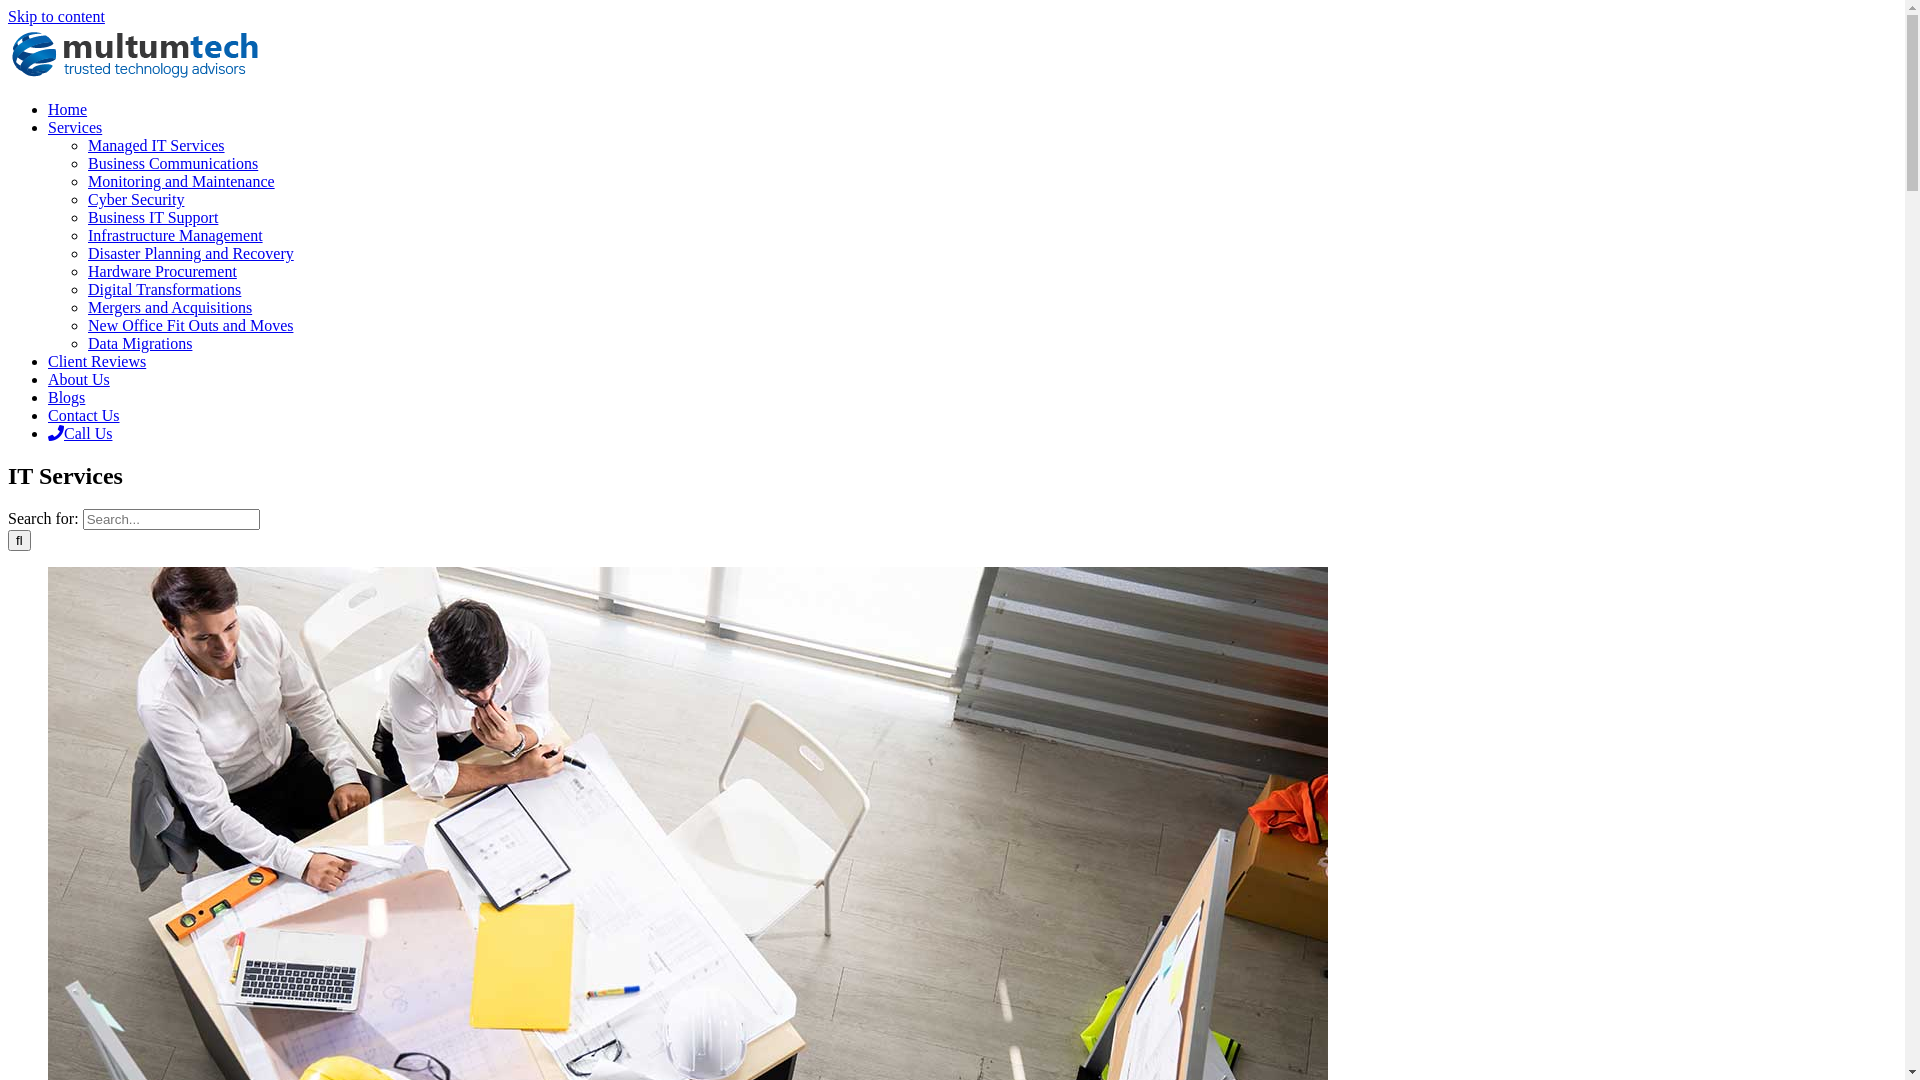  I want to click on 'Infrastructure Management', so click(86, 234).